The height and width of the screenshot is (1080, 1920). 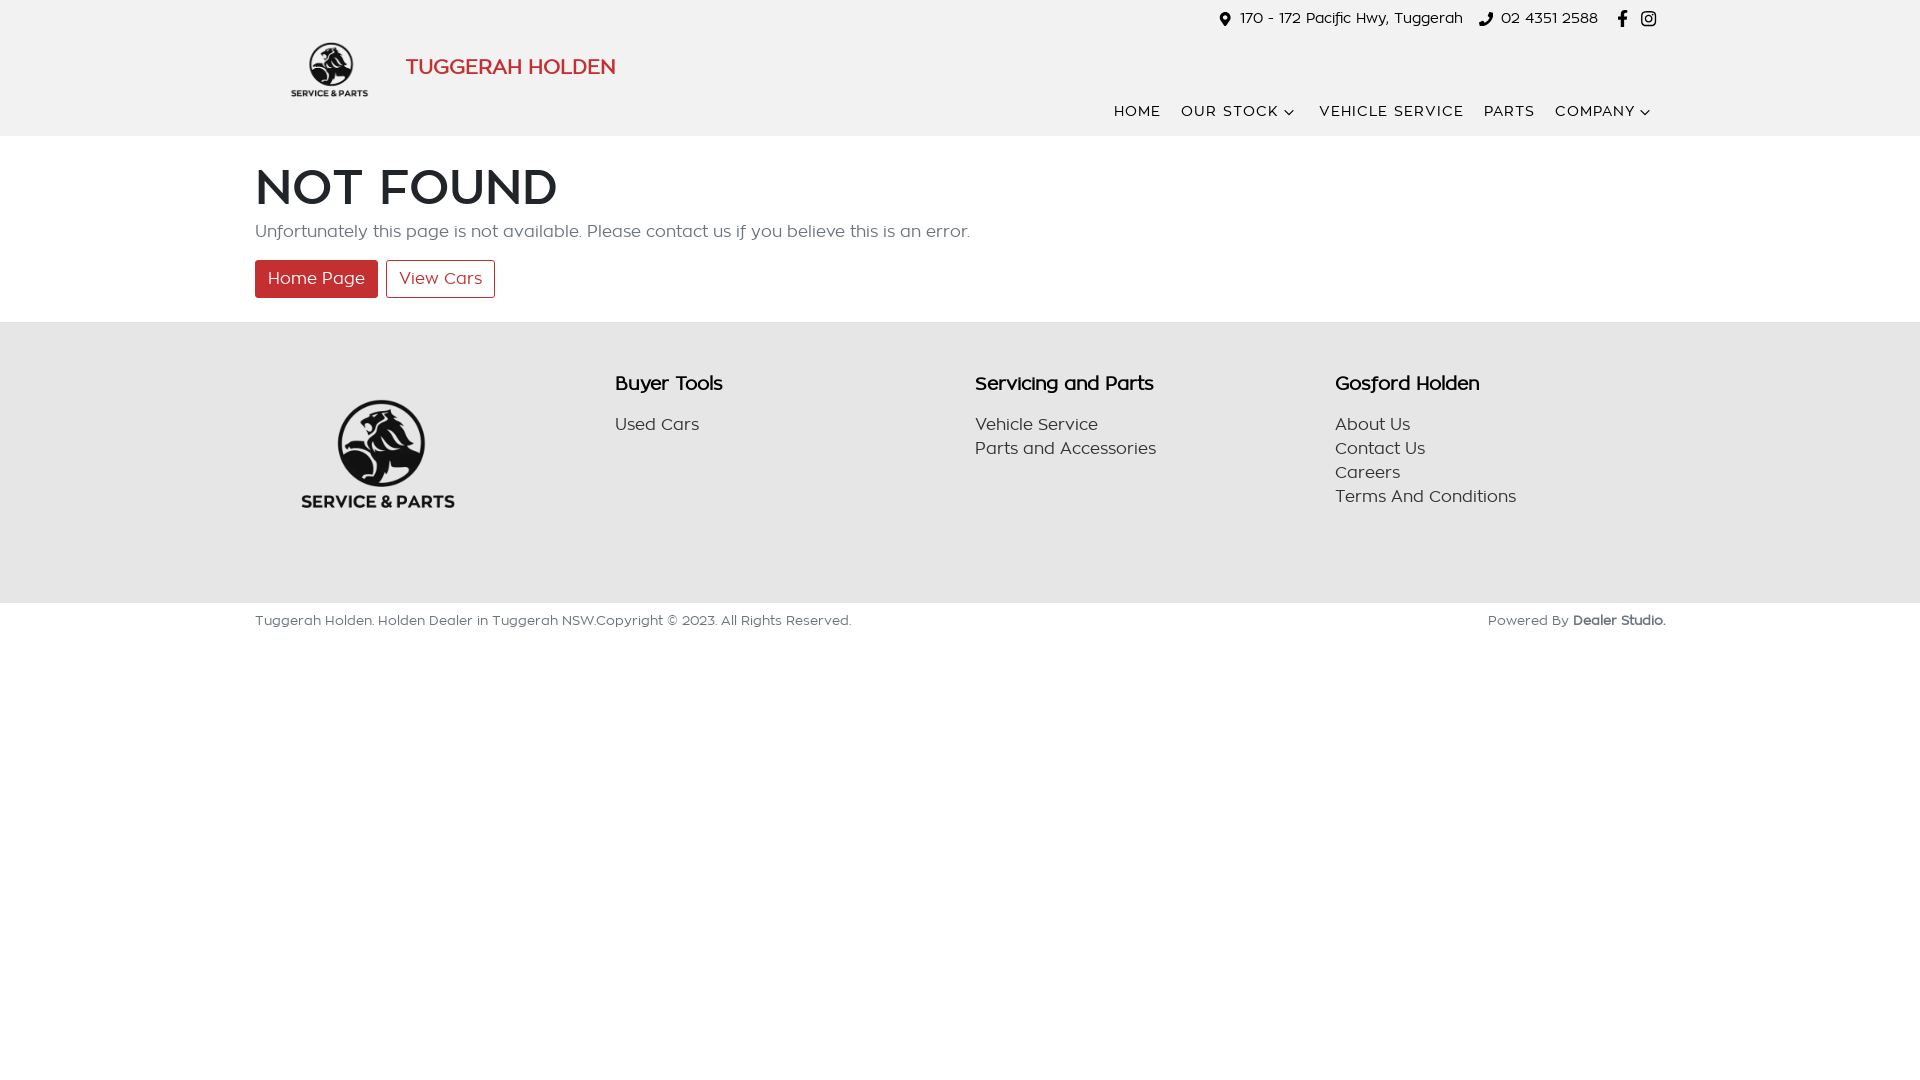 What do you see at coordinates (439, 278) in the screenshot?
I see `'View Cars'` at bounding box center [439, 278].